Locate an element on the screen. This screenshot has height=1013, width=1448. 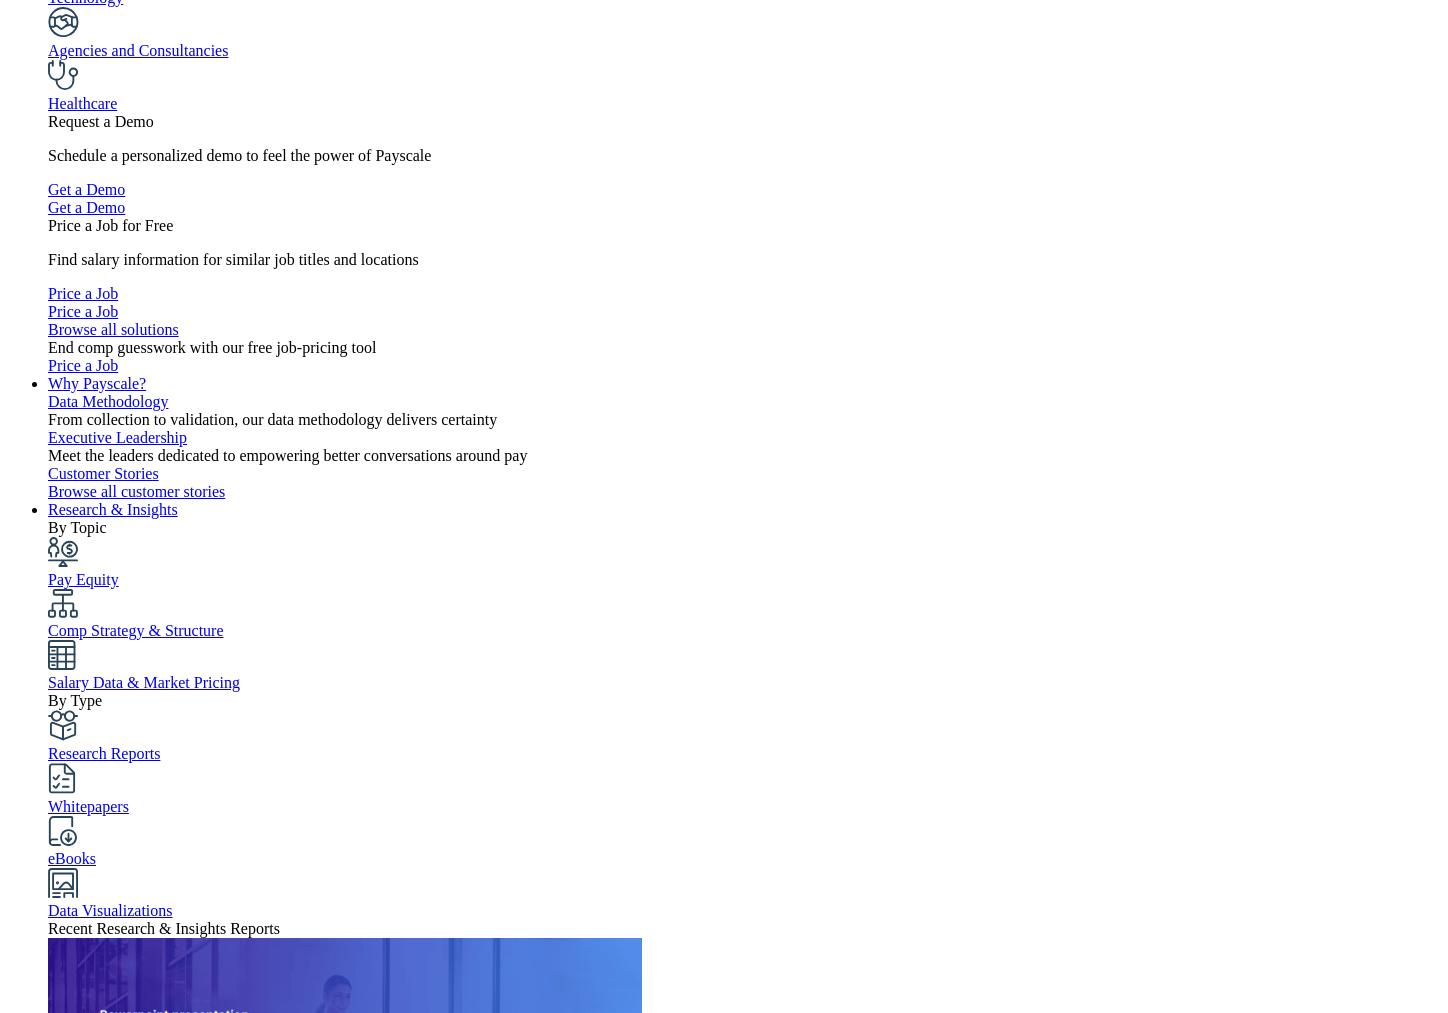
'By Type' is located at coordinates (75, 699).